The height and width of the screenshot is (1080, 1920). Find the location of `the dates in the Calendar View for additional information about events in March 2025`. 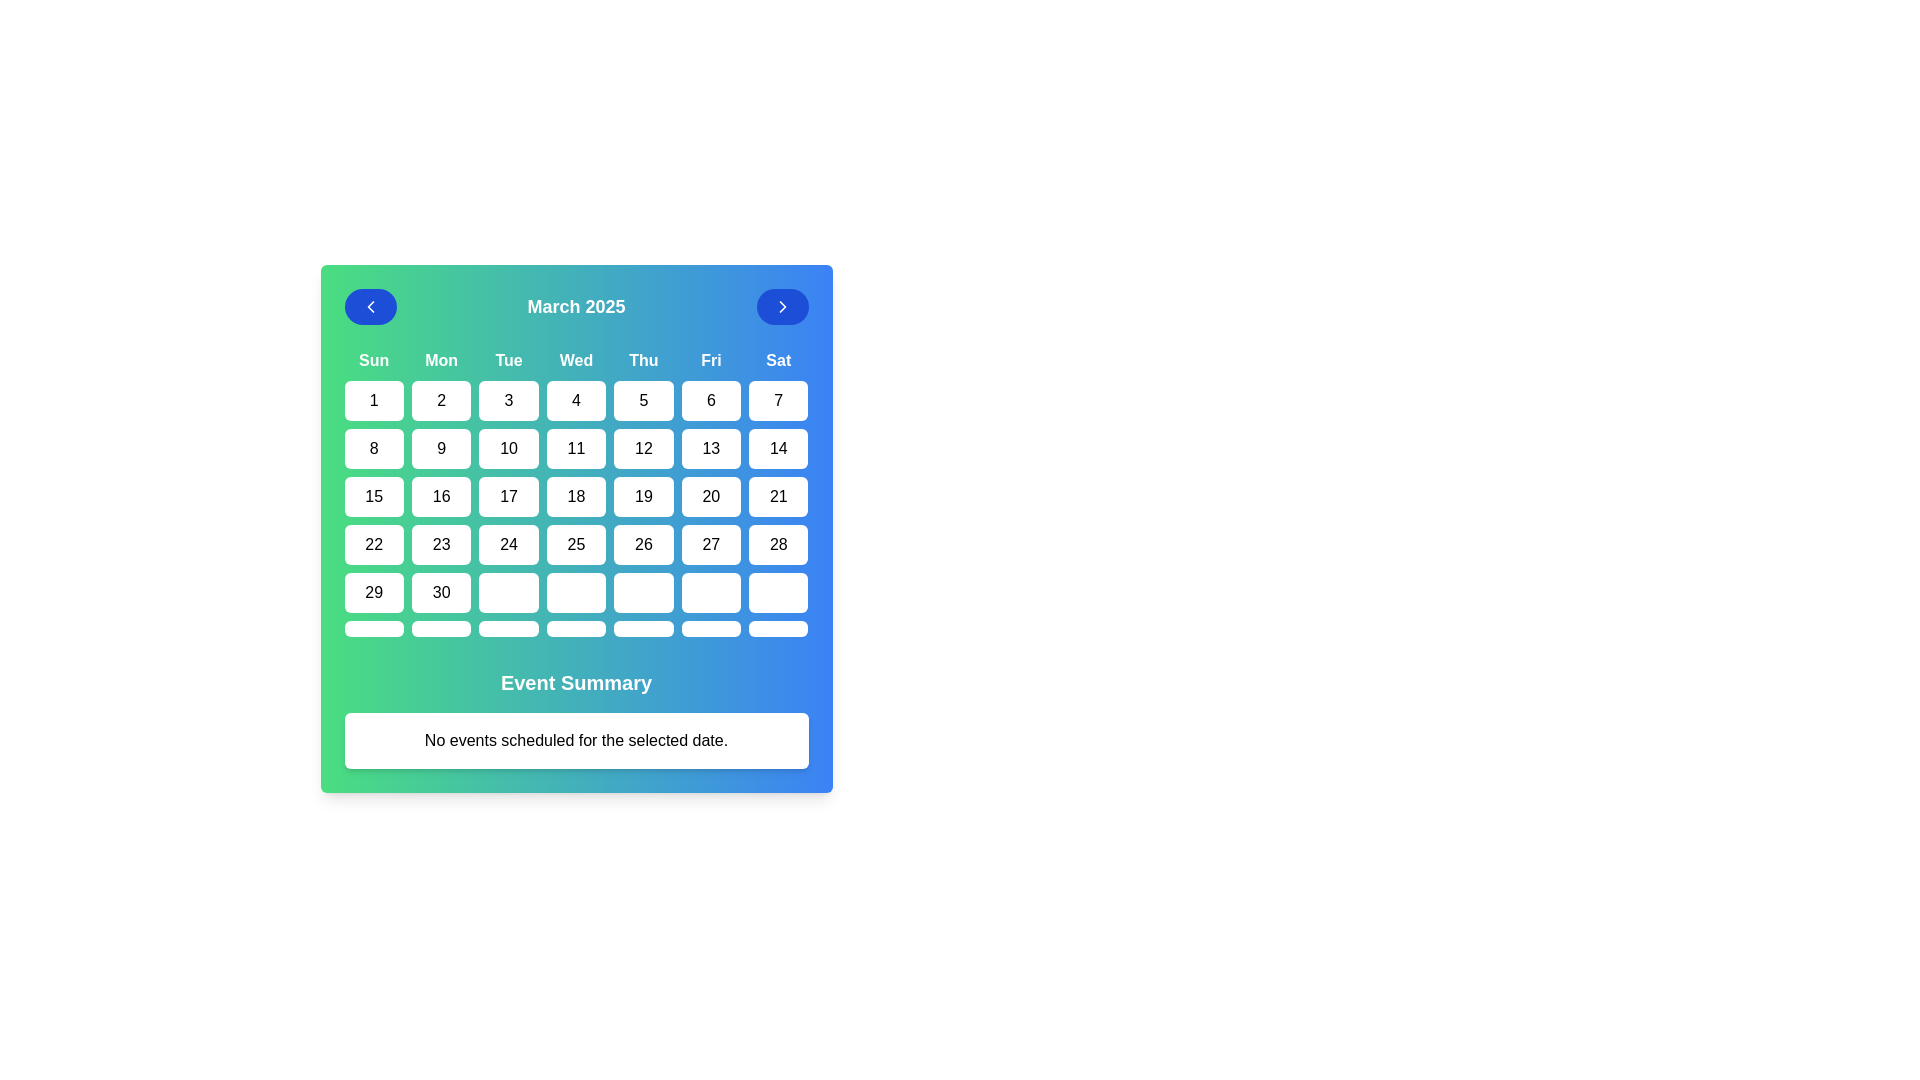

the dates in the Calendar View for additional information about events in March 2025 is located at coordinates (575, 527).